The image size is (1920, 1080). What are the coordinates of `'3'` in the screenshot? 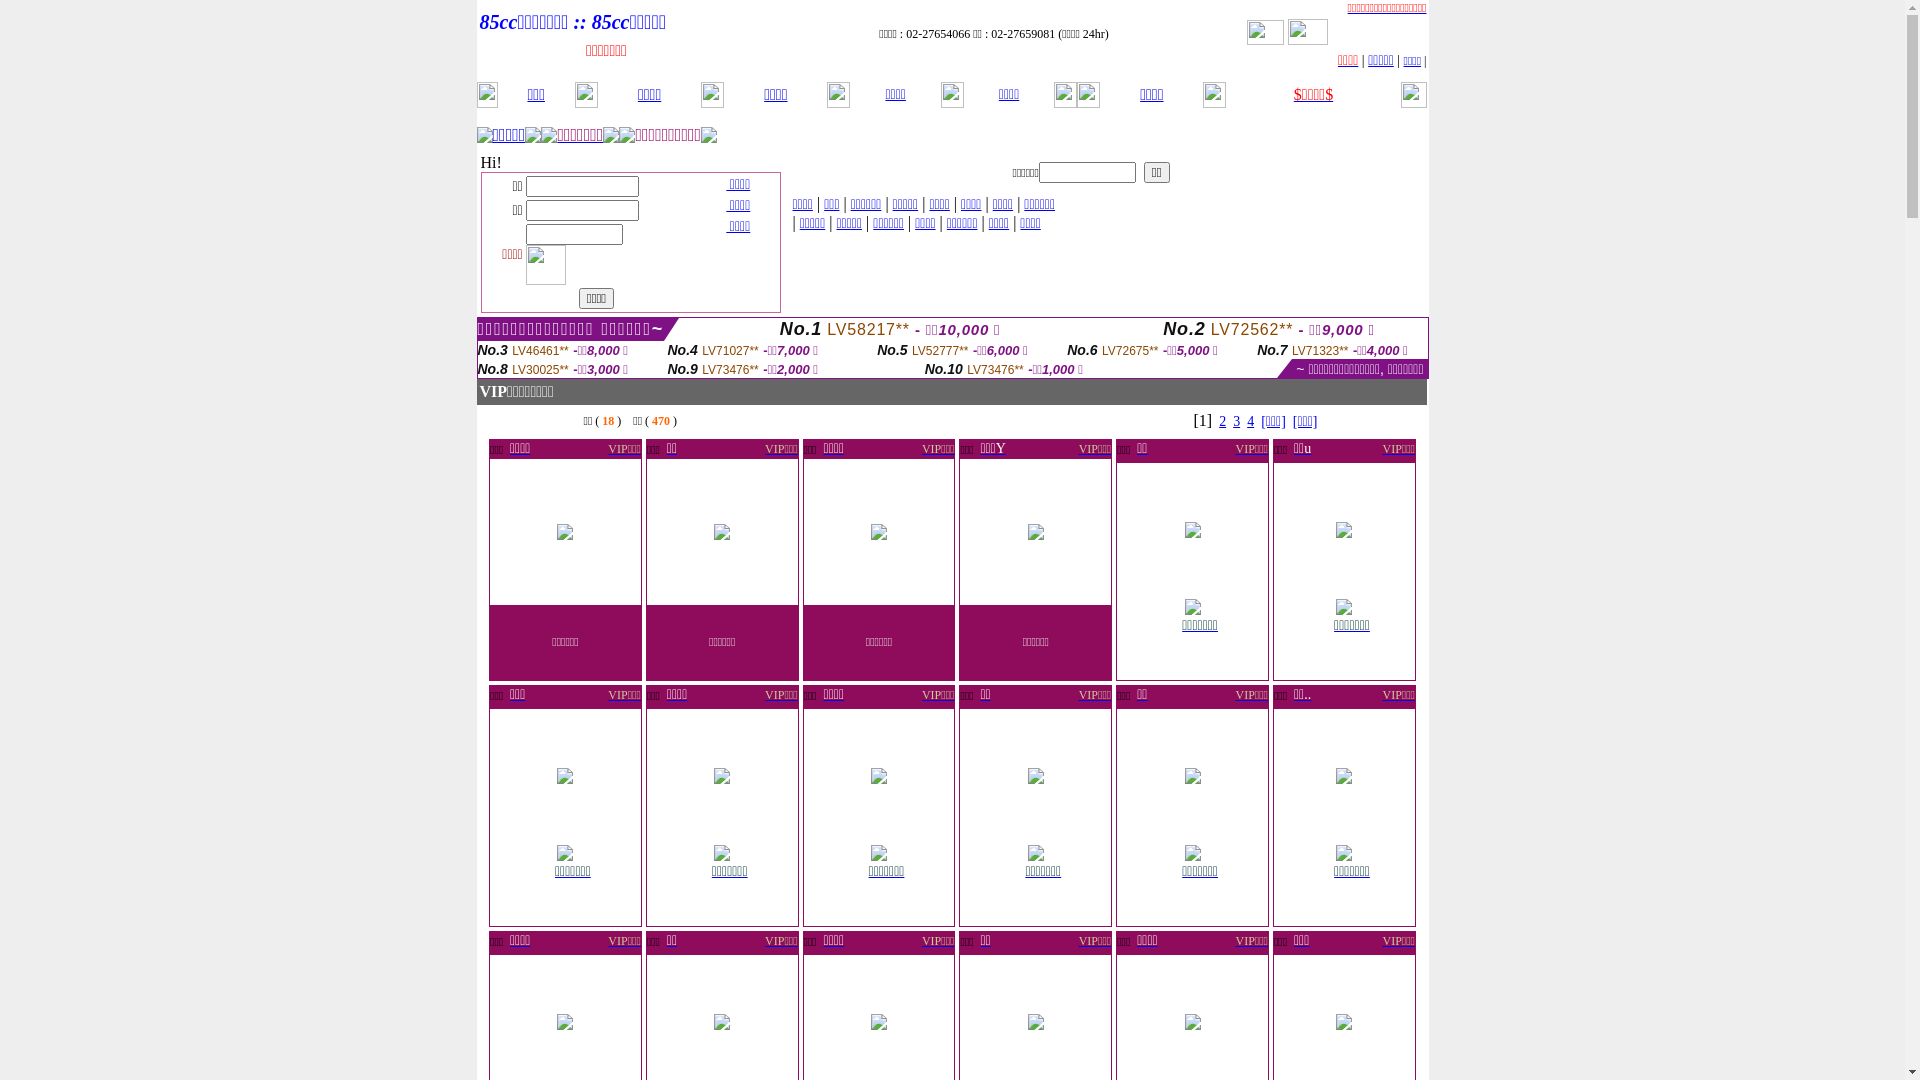 It's located at (1235, 420).